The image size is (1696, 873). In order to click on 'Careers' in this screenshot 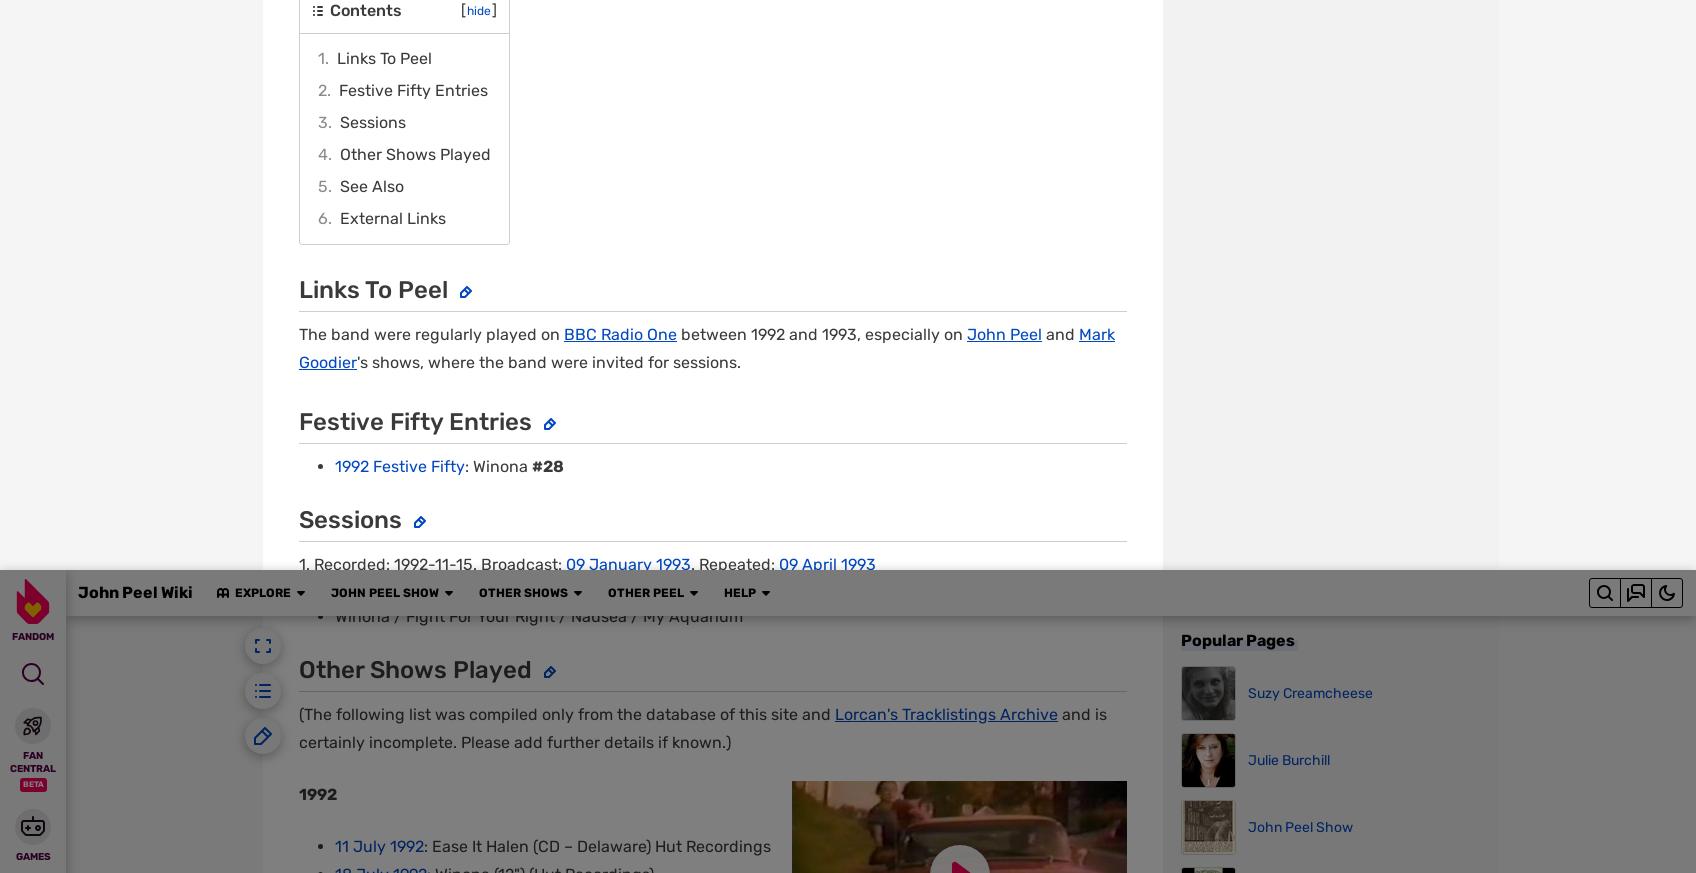, I will do `click(664, 846)`.